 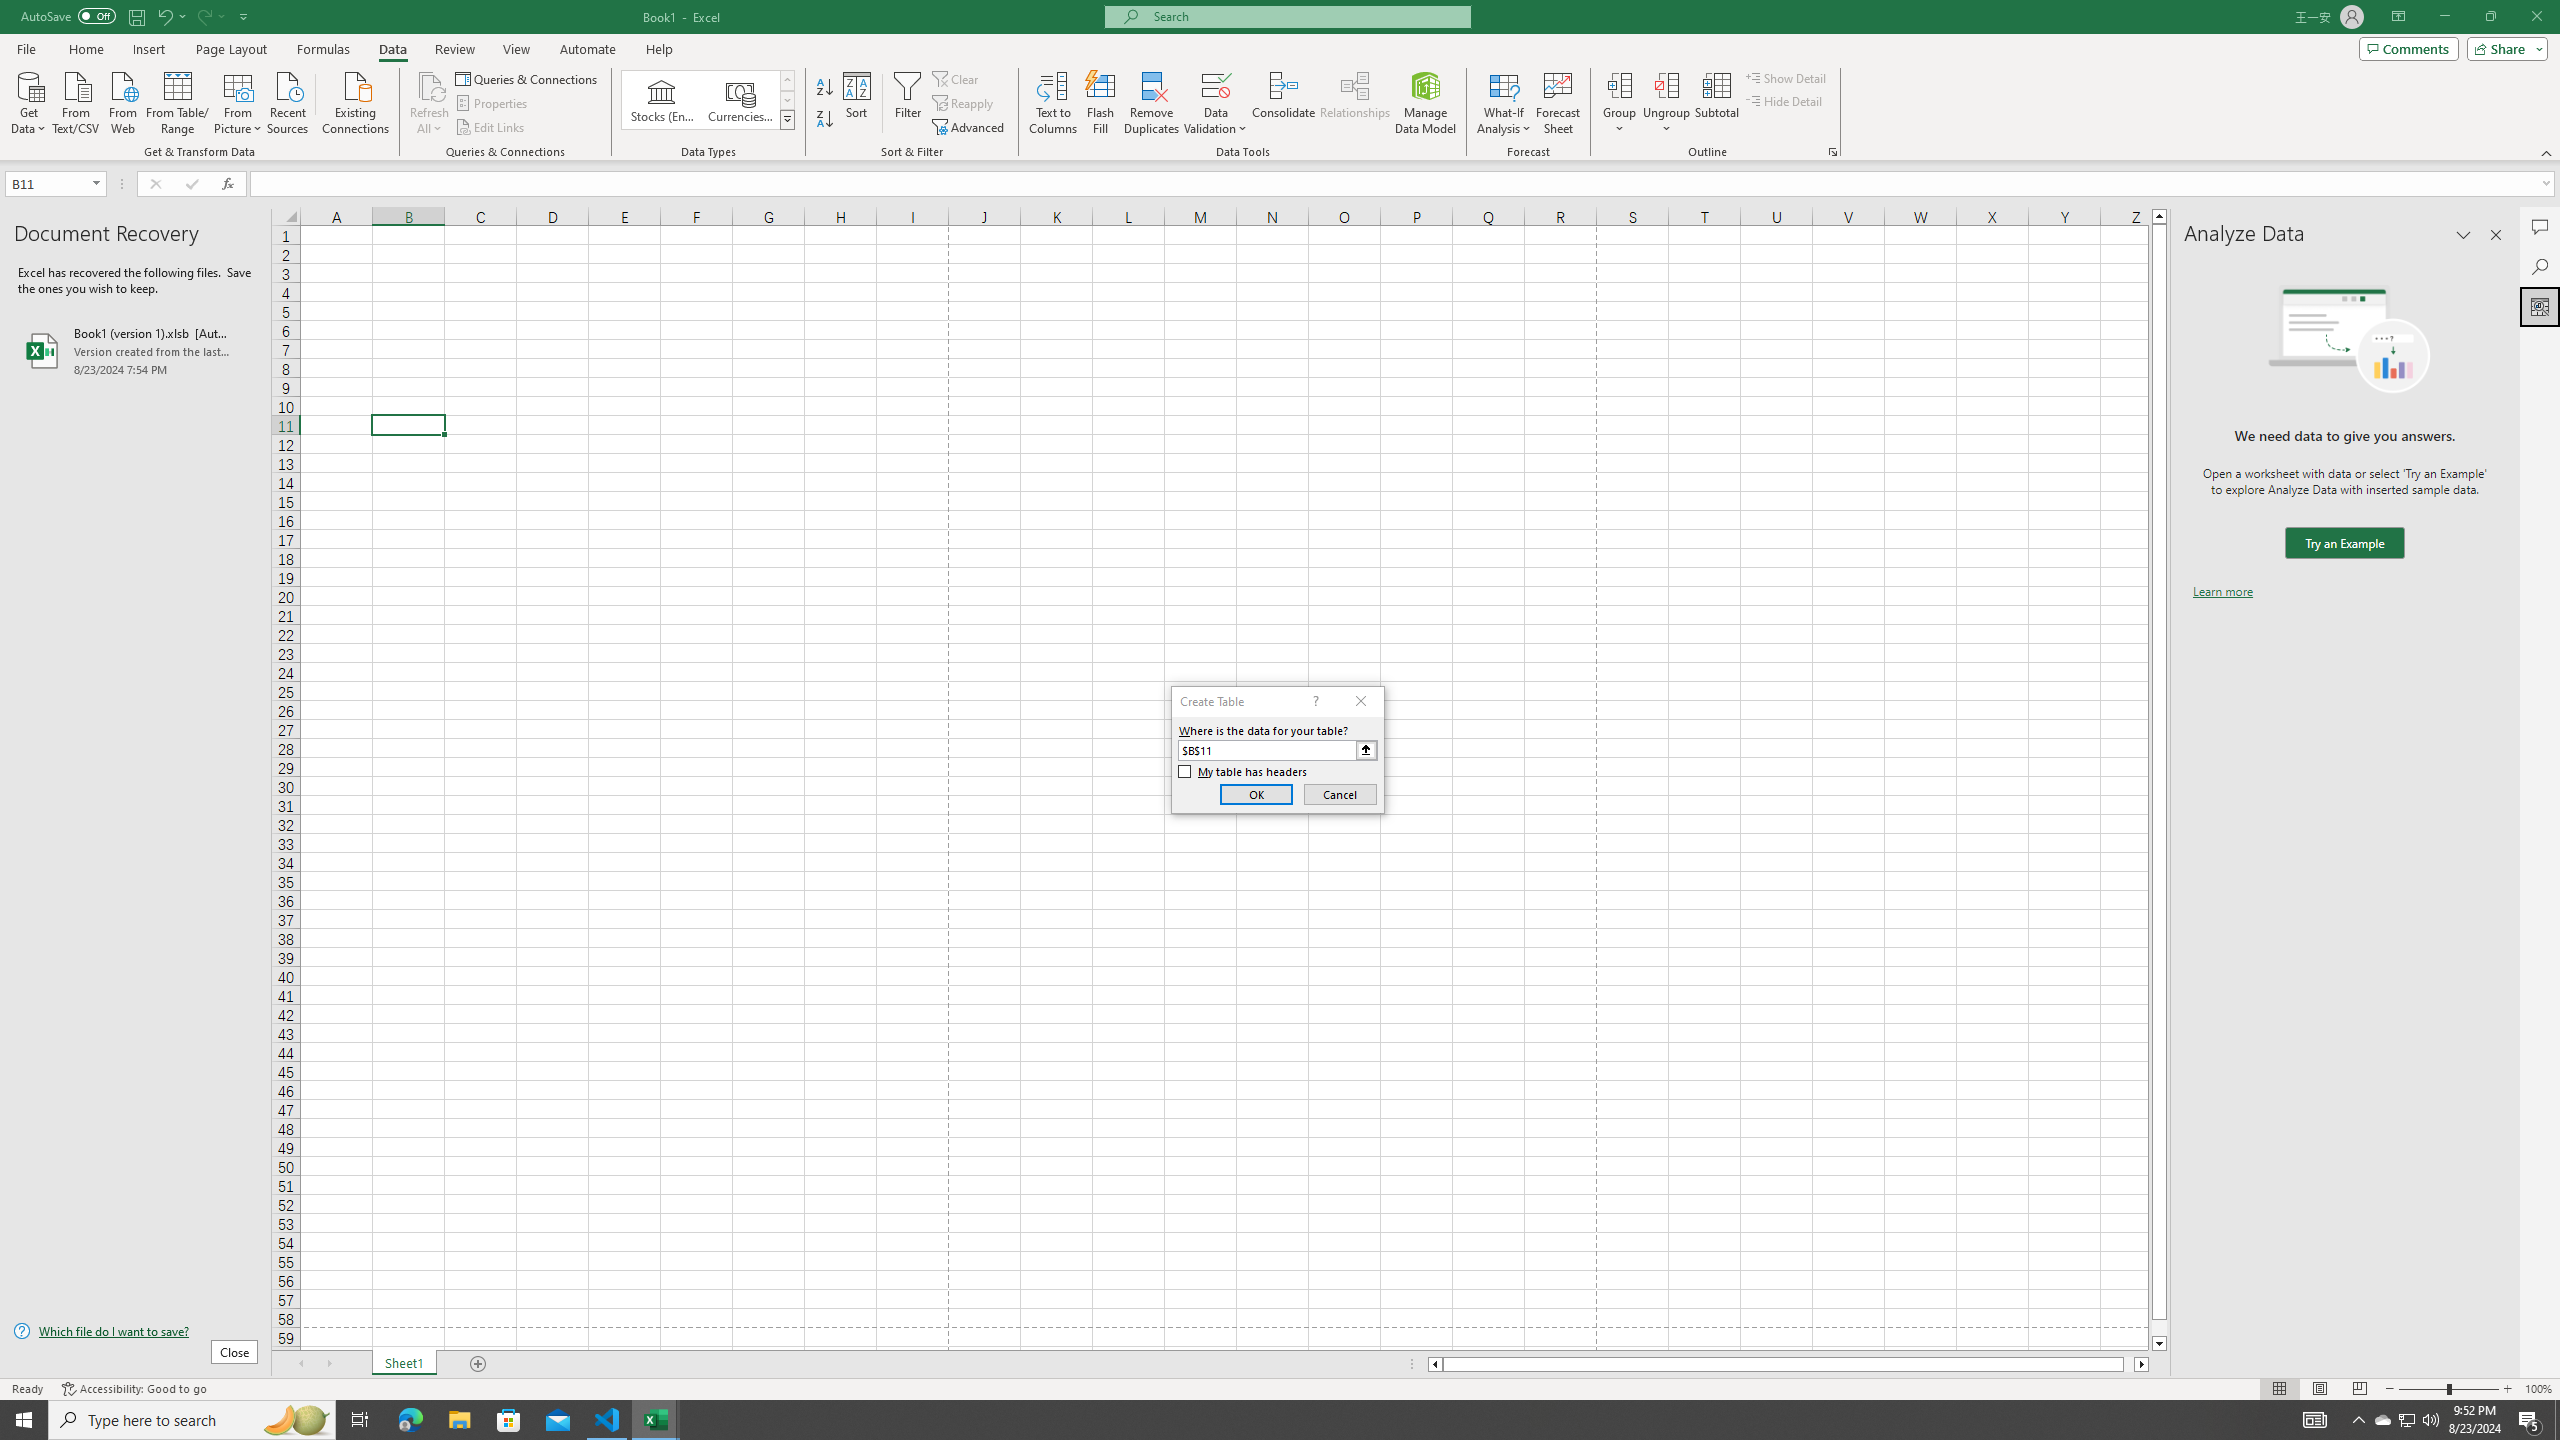 What do you see at coordinates (176, 100) in the screenshot?
I see `'From Table/Range'` at bounding box center [176, 100].